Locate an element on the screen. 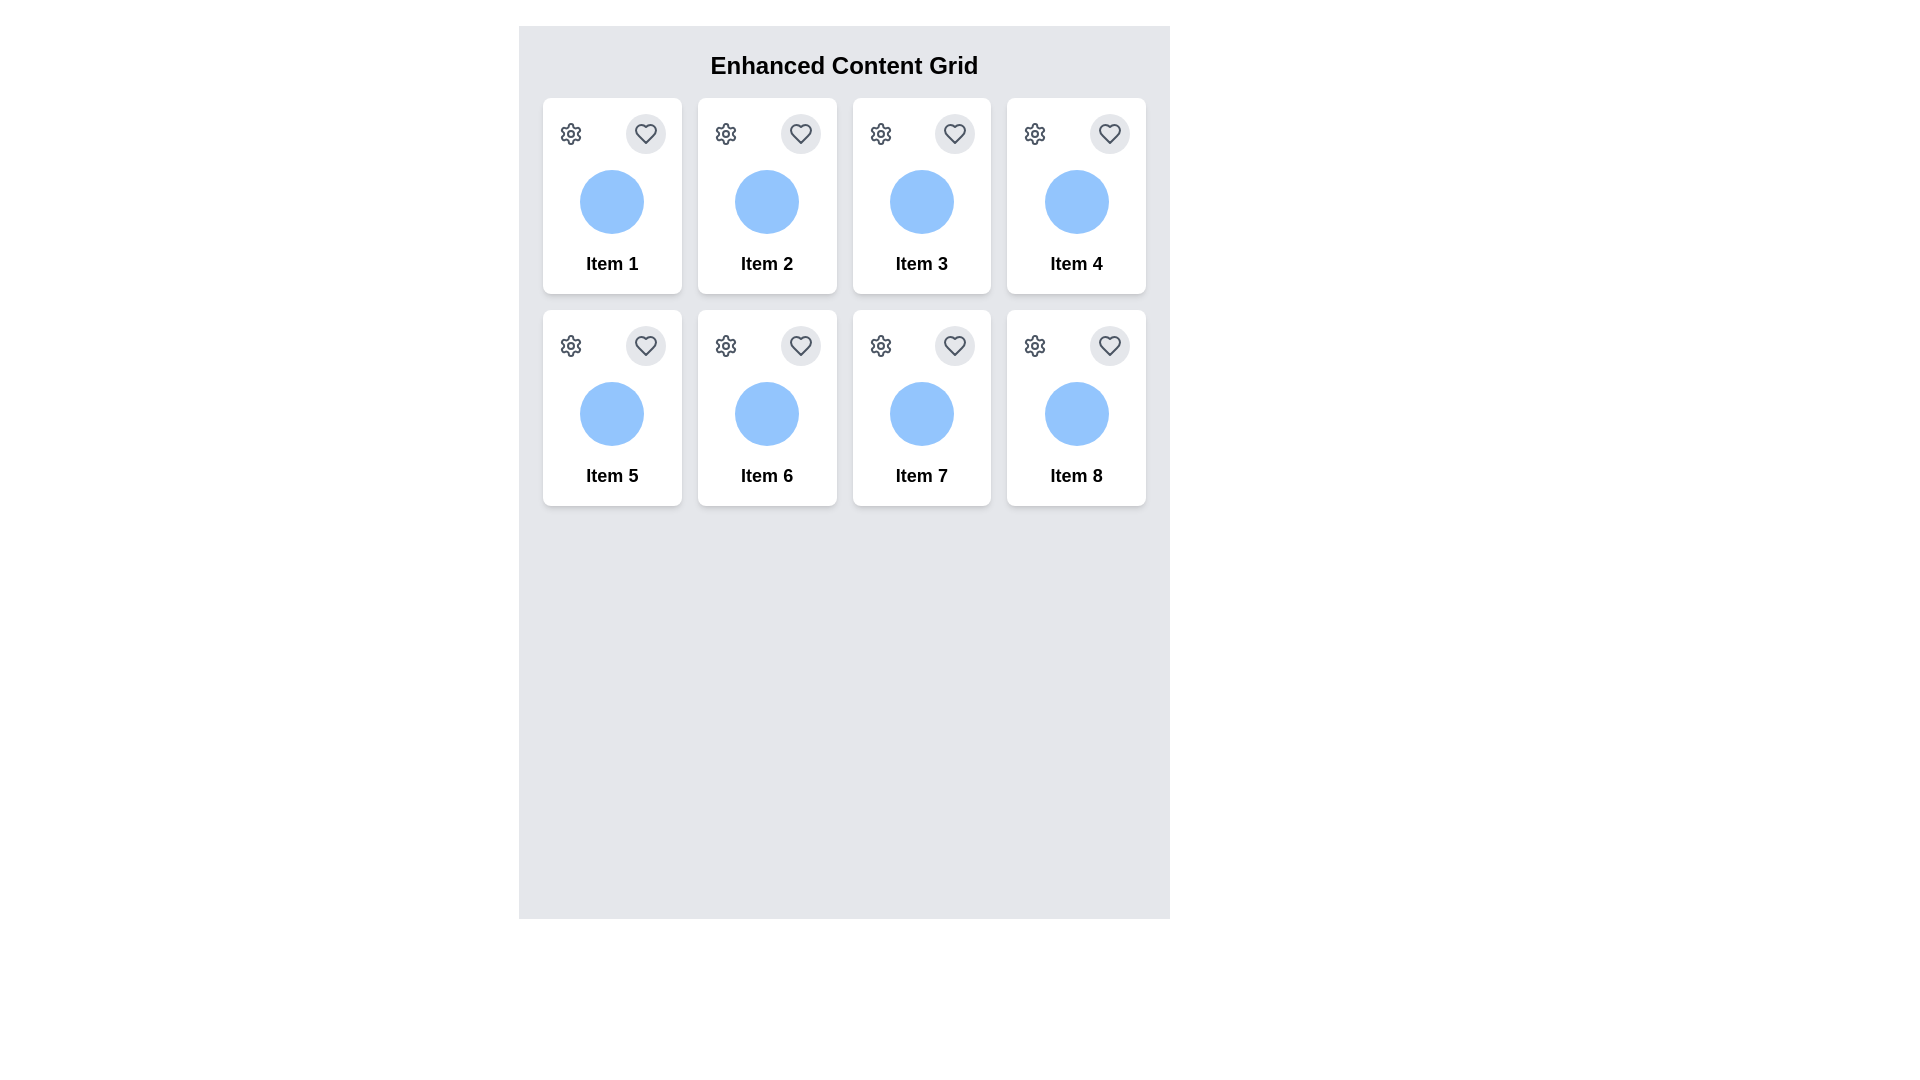 The height and width of the screenshot is (1080, 1920). the circular button with a light gray background and heart-shaped icon located in the top-right corner of the card for 'Item 1' in the 'Enhanced Content Grid' is located at coordinates (645, 134).